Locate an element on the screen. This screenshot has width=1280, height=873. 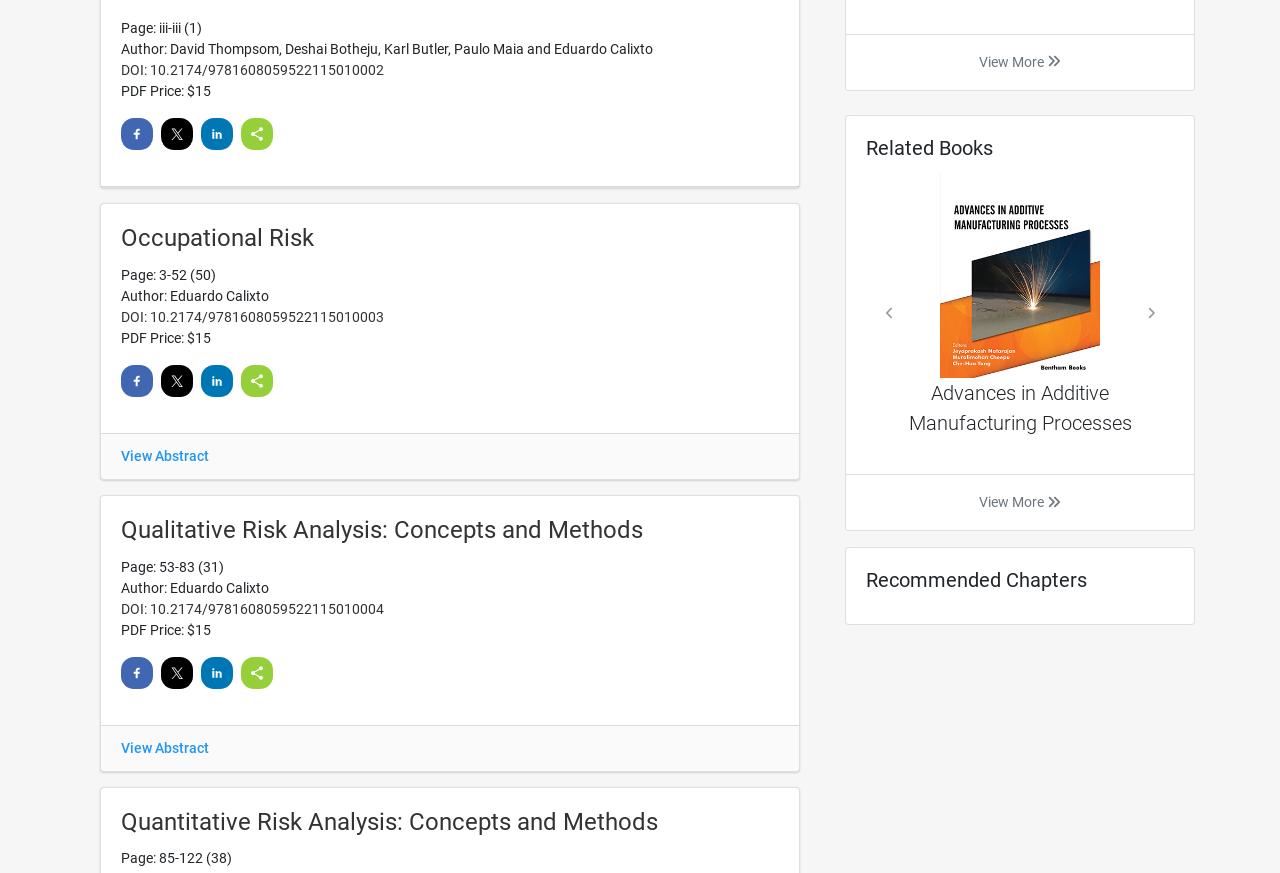
'Page: 321-386 (66)' is located at coordinates (180, 263).